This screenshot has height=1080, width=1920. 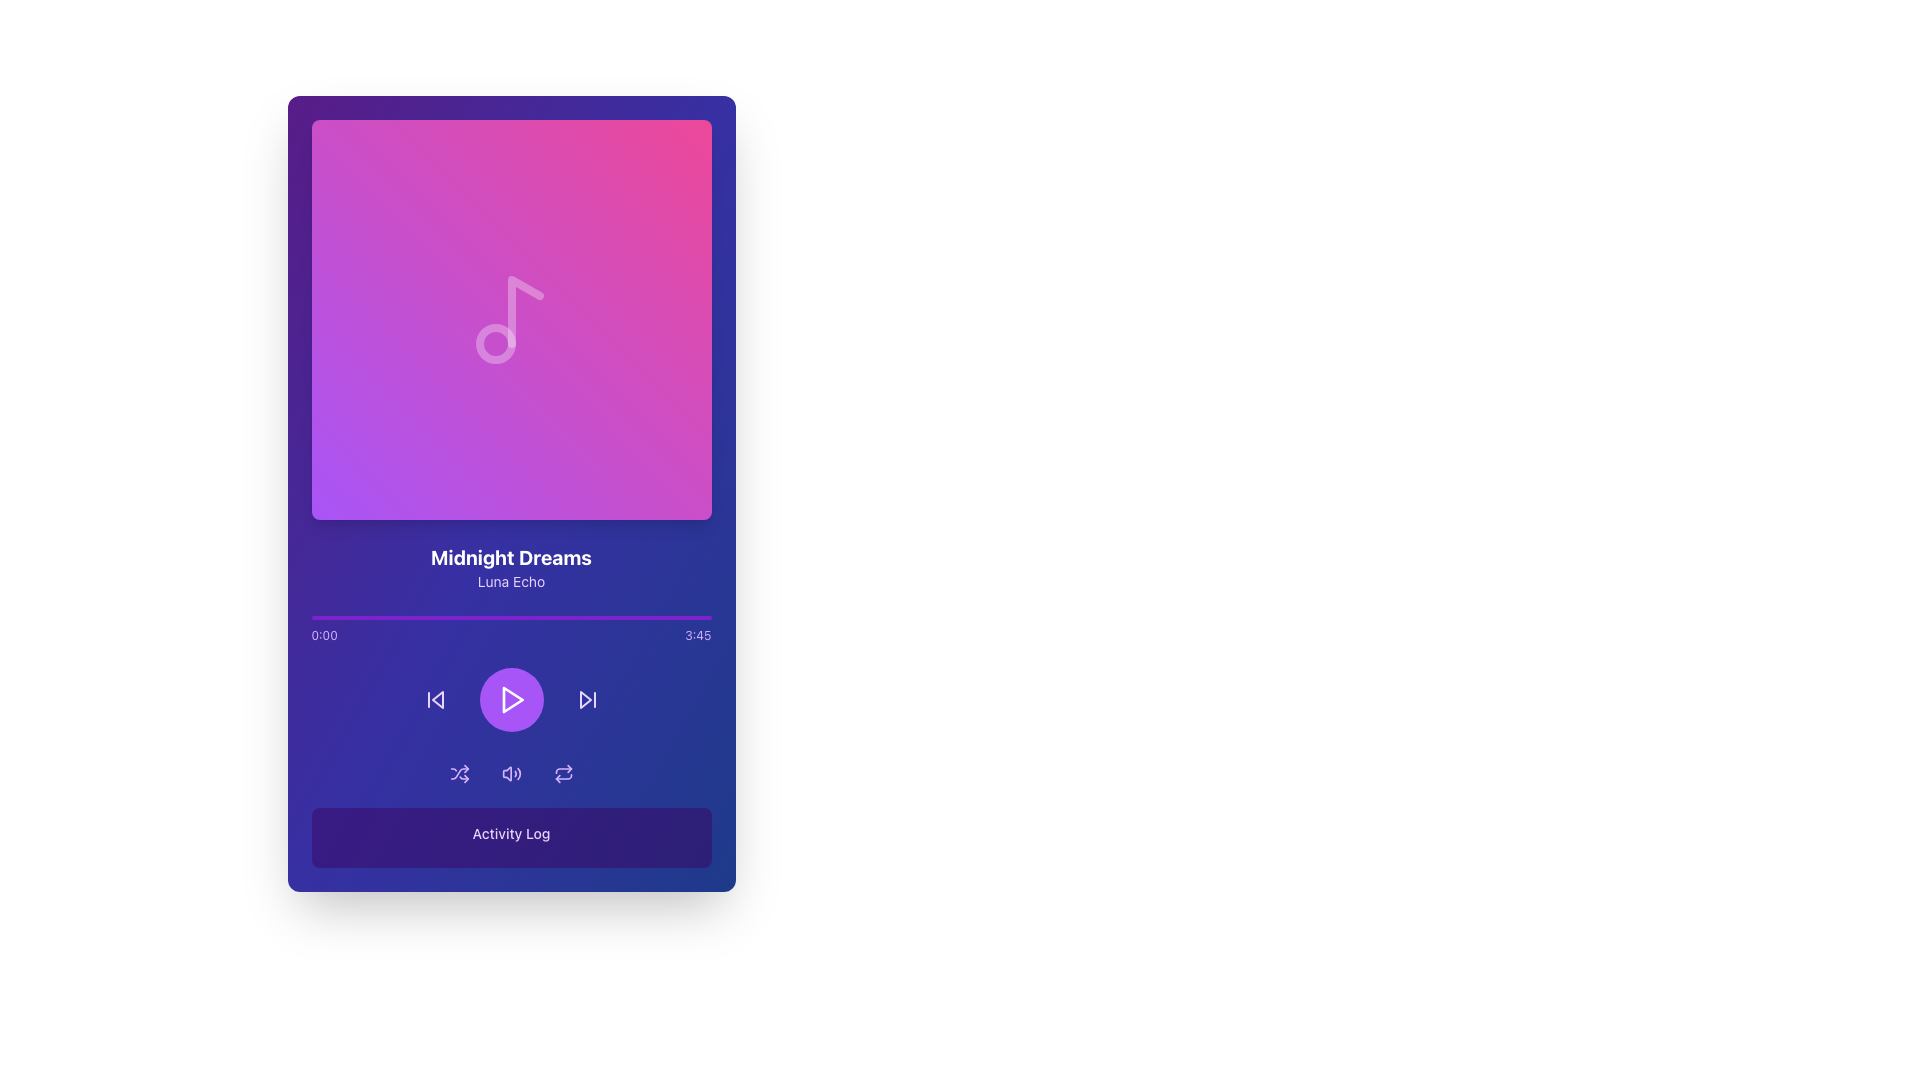 What do you see at coordinates (511, 698) in the screenshot?
I see `the play button located in the bottom section of the music player interface` at bounding box center [511, 698].